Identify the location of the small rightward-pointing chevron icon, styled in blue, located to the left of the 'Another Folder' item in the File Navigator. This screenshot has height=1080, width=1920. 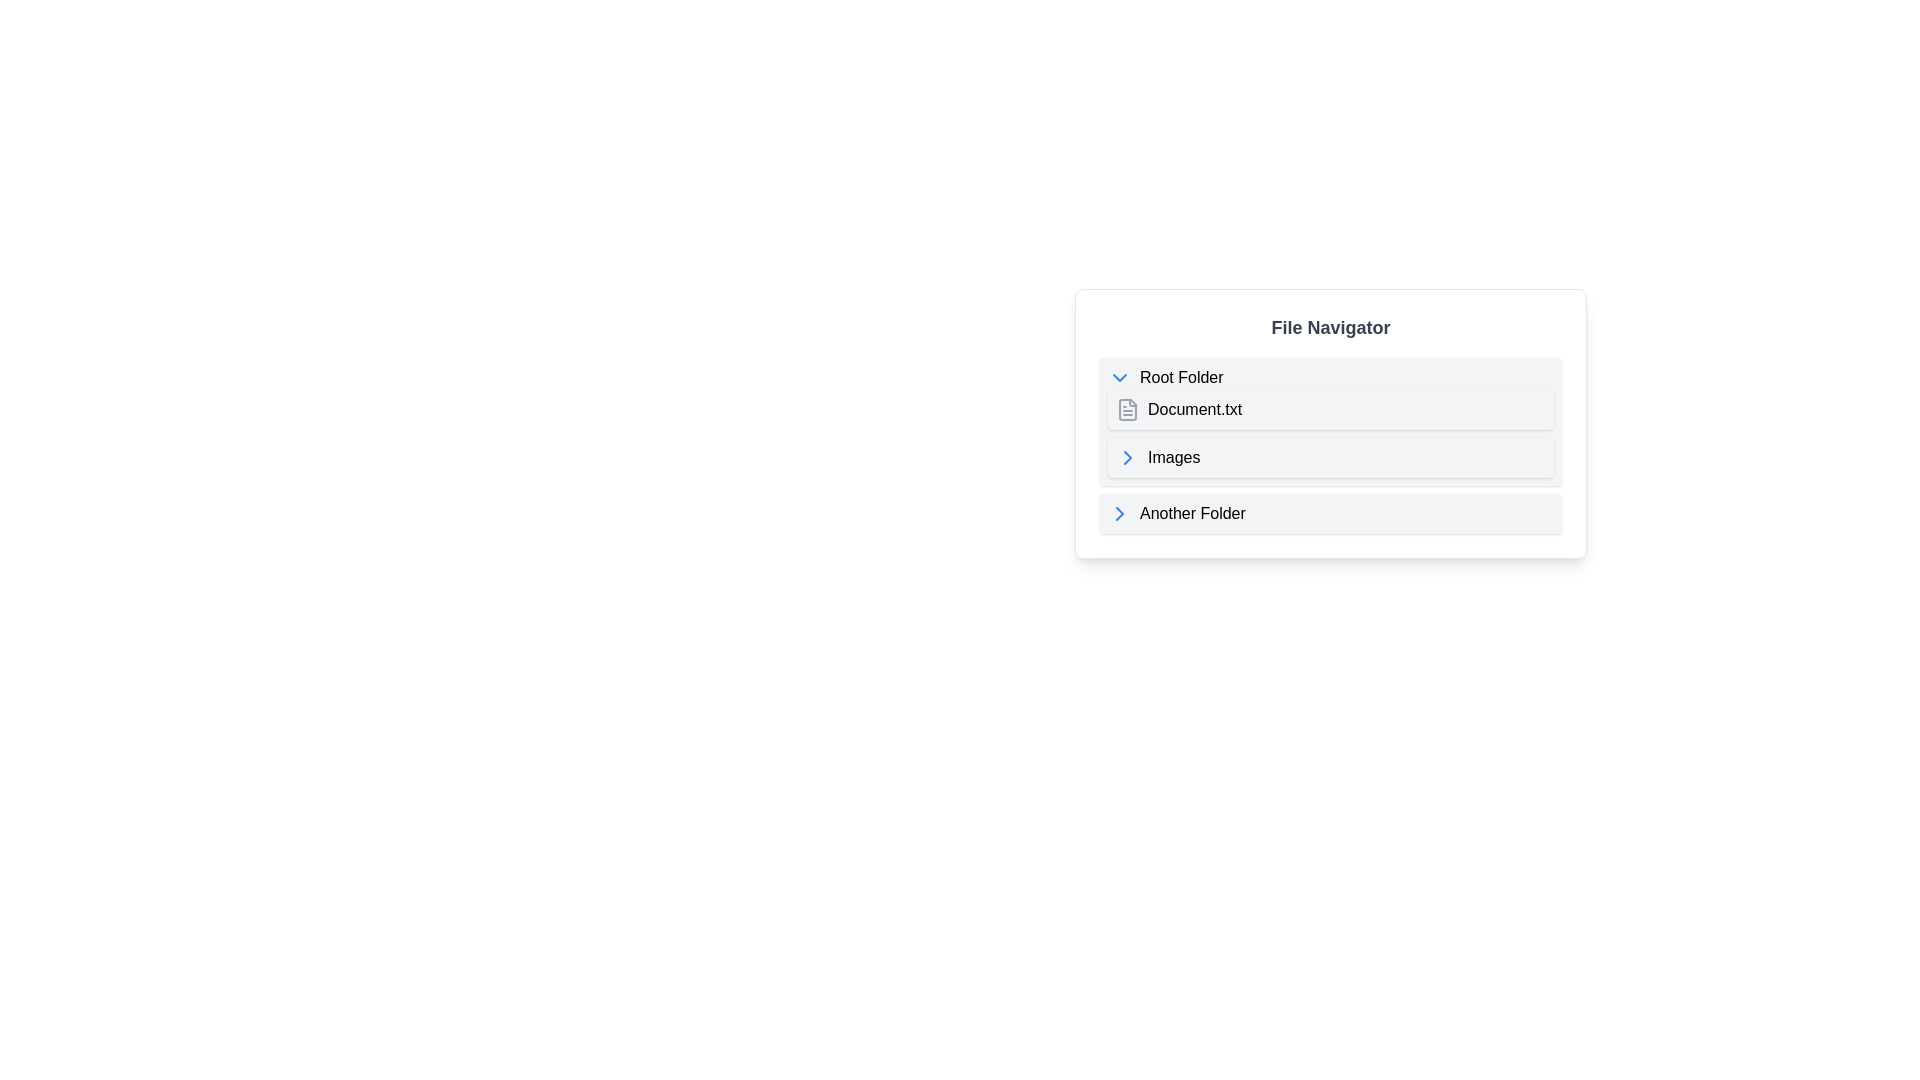
(1118, 512).